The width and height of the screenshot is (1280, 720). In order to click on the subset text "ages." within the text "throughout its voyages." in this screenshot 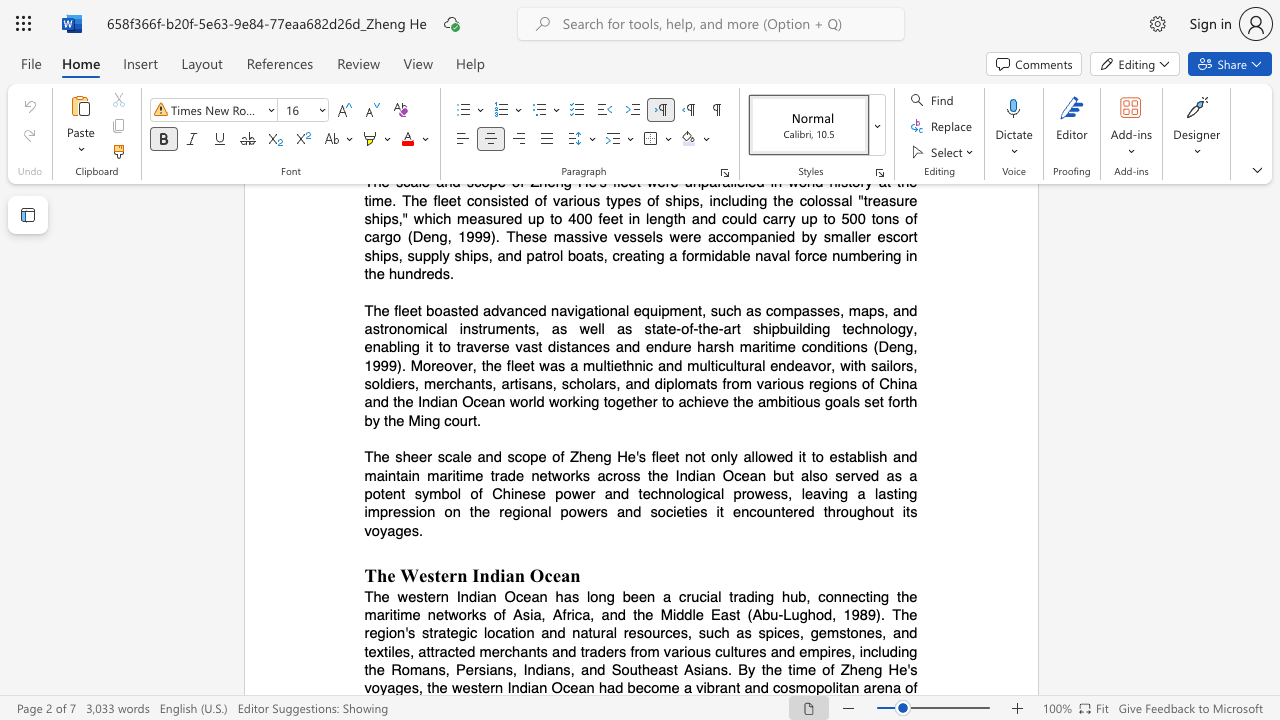, I will do `click(387, 529)`.